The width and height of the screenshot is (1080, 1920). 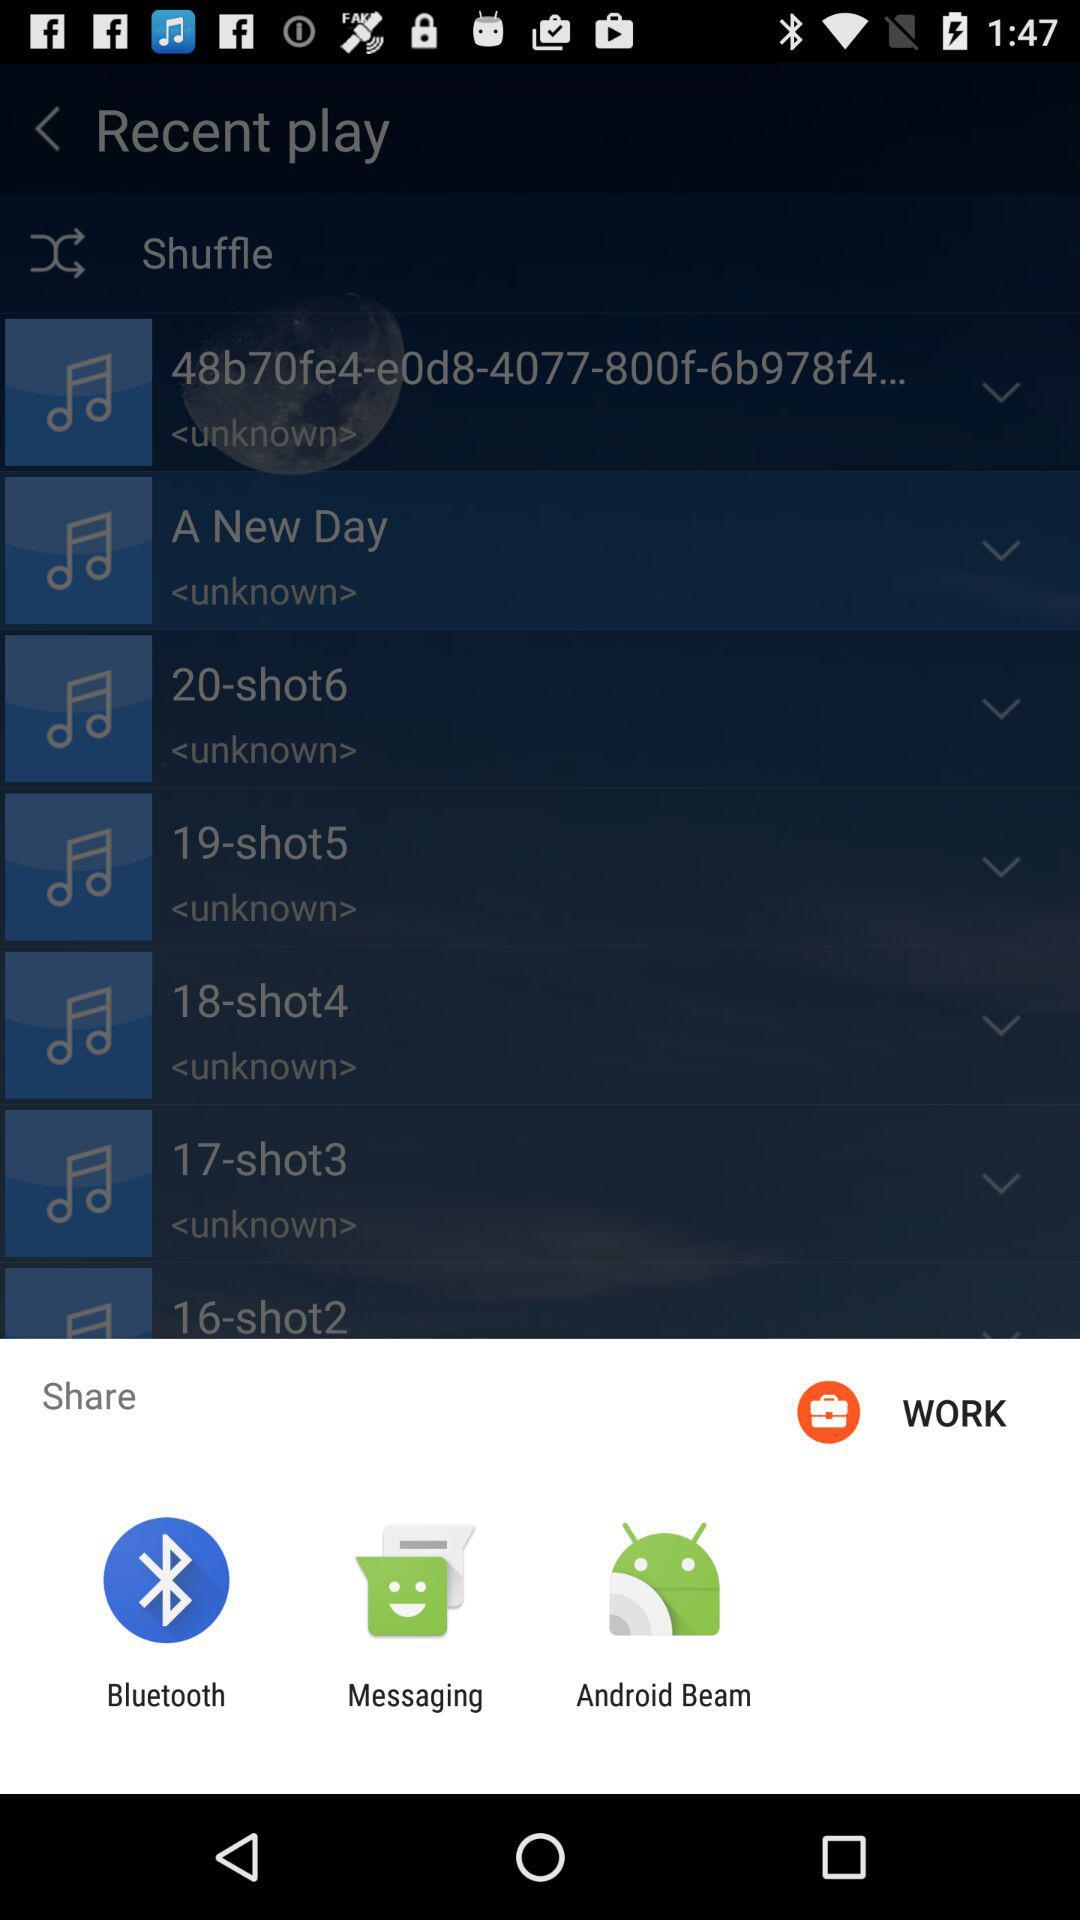 What do you see at coordinates (414, 1711) in the screenshot?
I see `the messaging icon` at bounding box center [414, 1711].